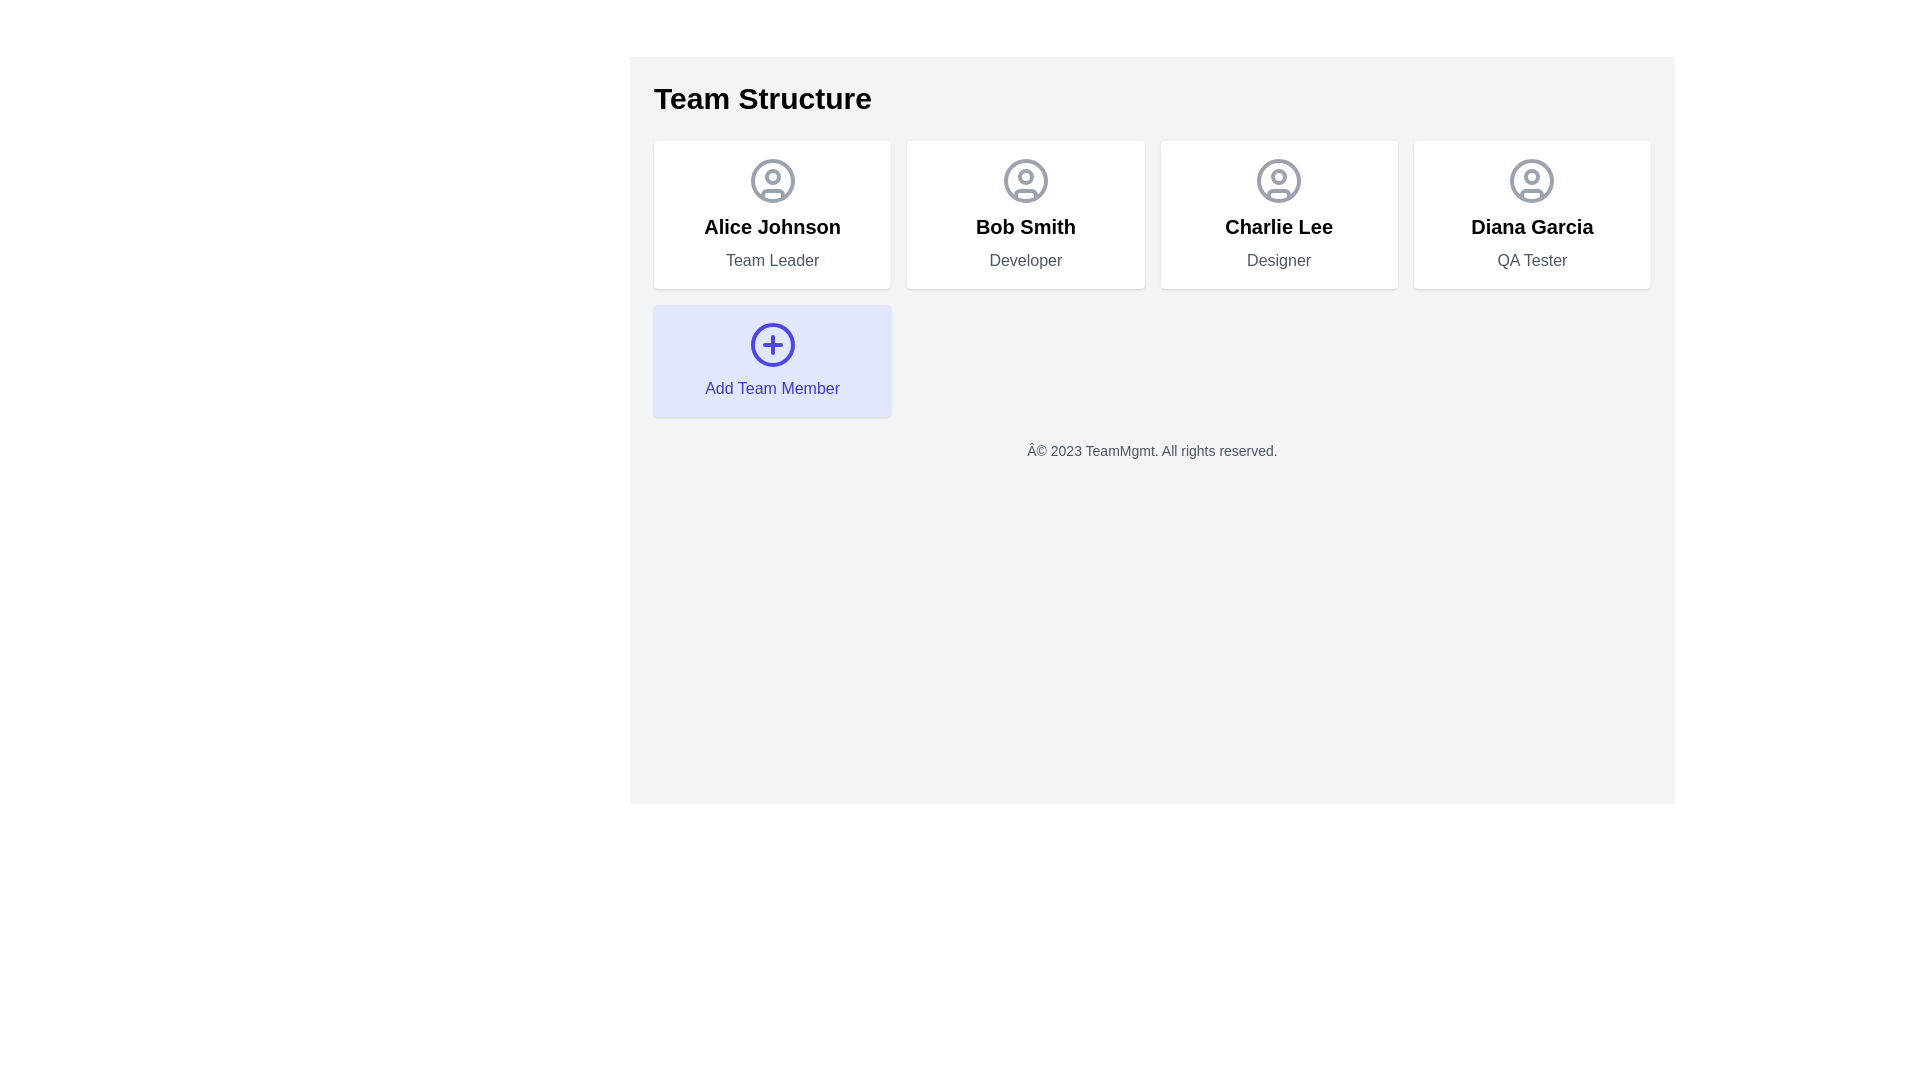 This screenshot has width=1920, height=1080. Describe the element at coordinates (771, 260) in the screenshot. I see `the text label that reads 'Team Leader', which is displayed in gray color and positioned underneath the title 'Alice Johnson' within the bordered card layout` at that location.